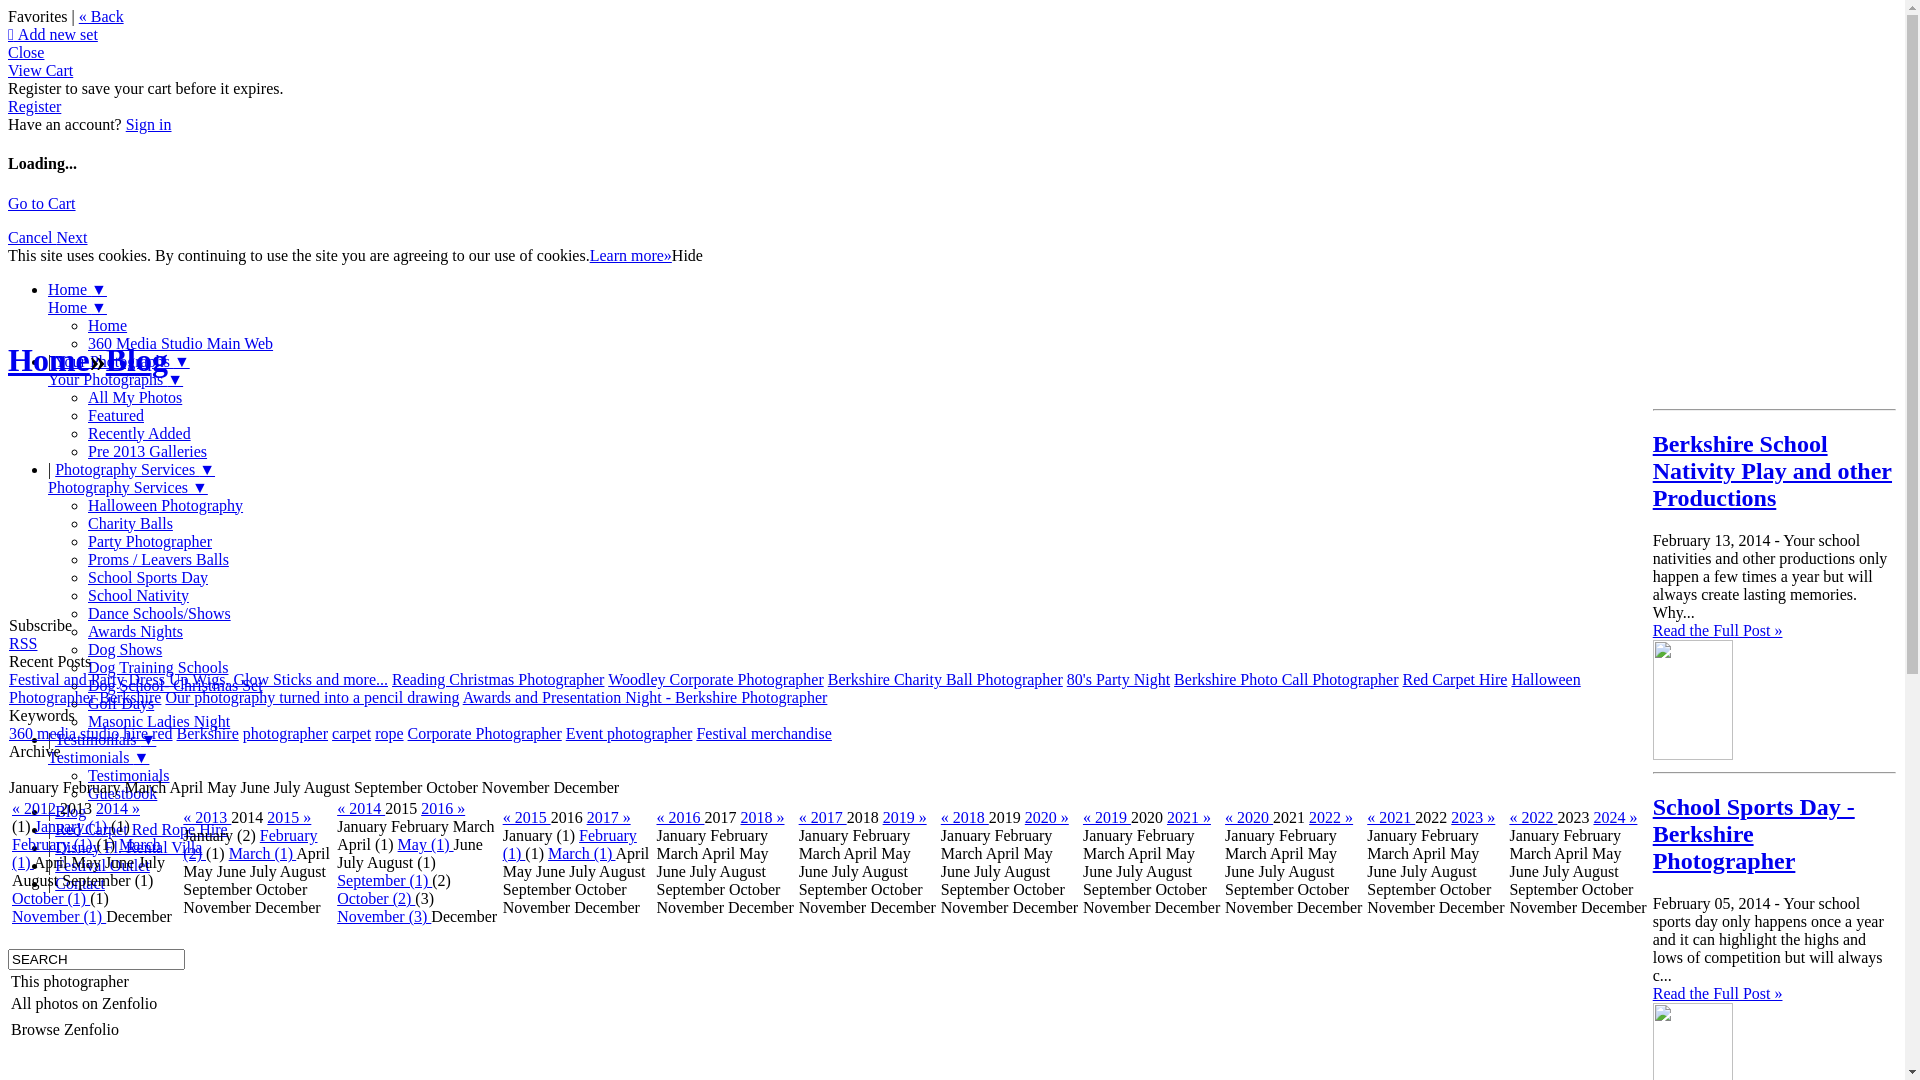 Image resolution: width=1920 pixels, height=1080 pixels. What do you see at coordinates (248, 844) in the screenshot?
I see `'February (2)'` at bounding box center [248, 844].